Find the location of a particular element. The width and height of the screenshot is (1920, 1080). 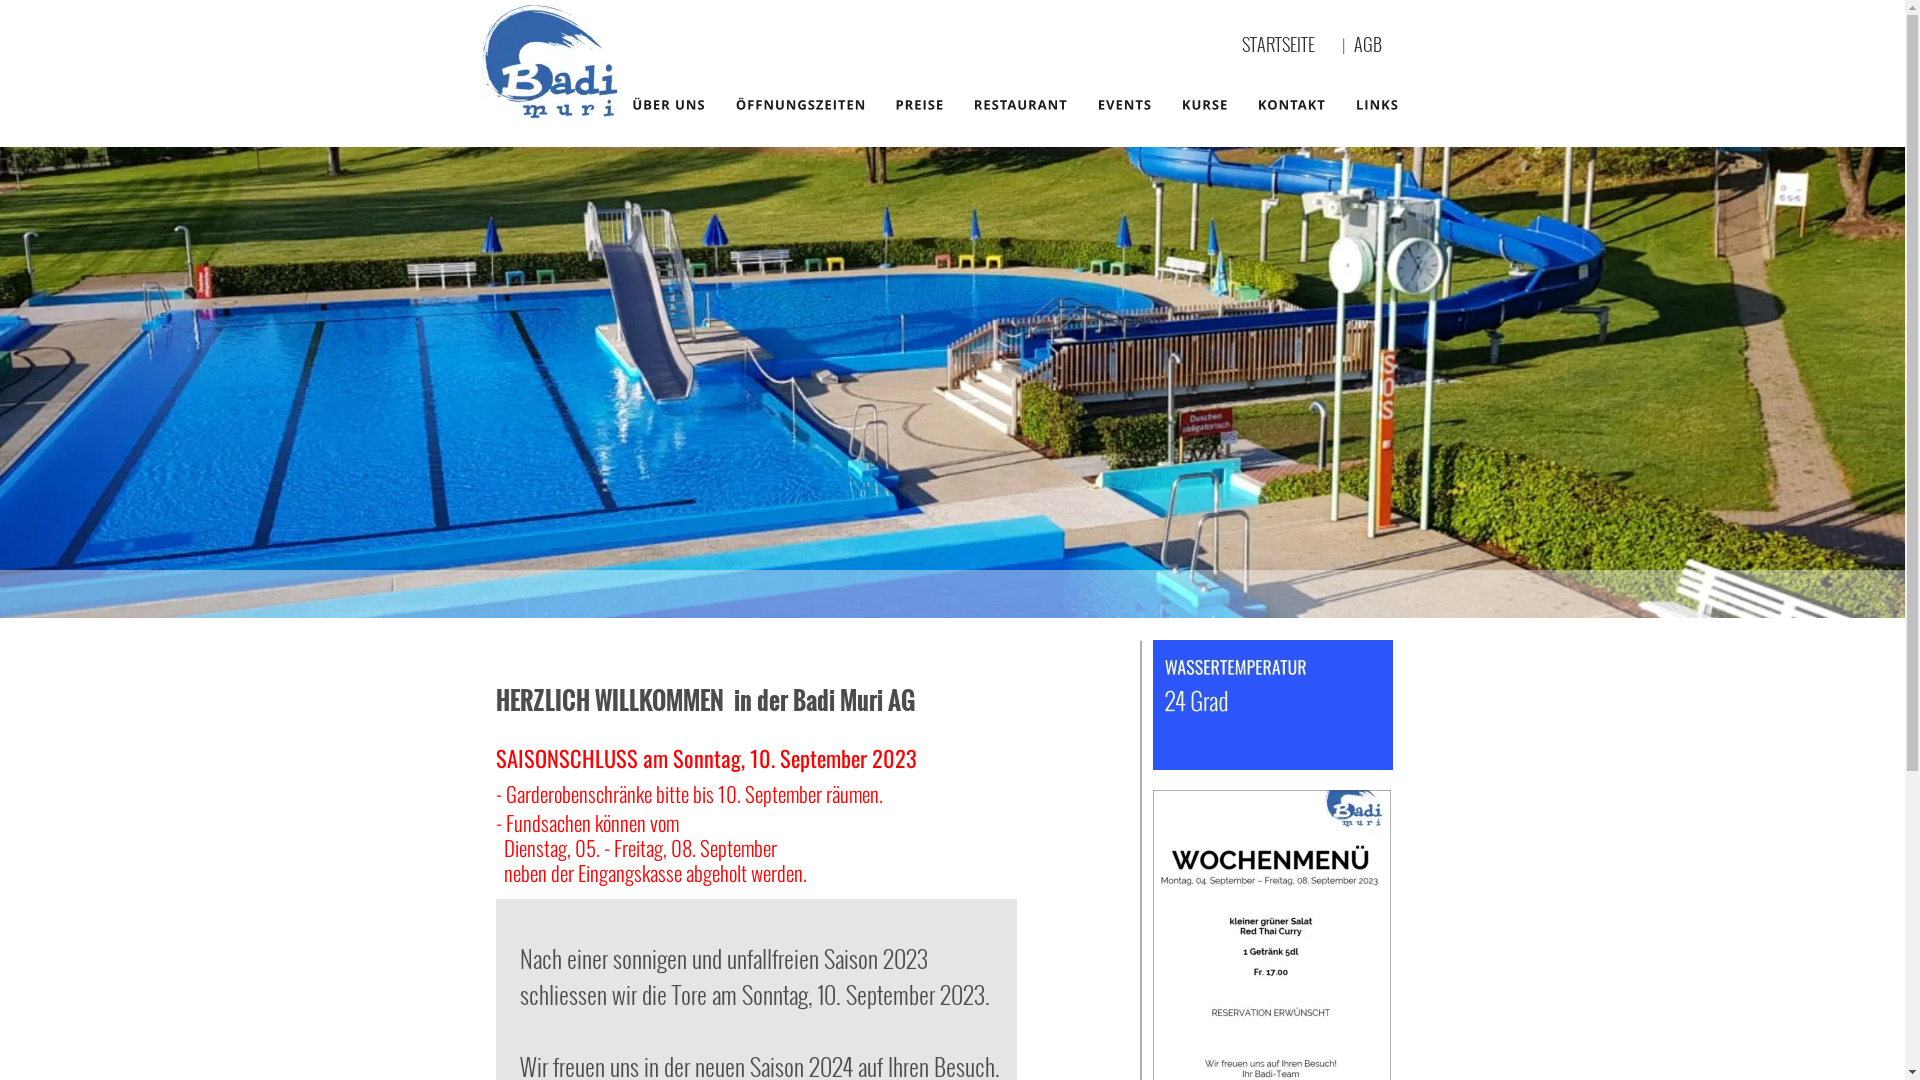

'|  ' is located at coordinates (1348, 45).